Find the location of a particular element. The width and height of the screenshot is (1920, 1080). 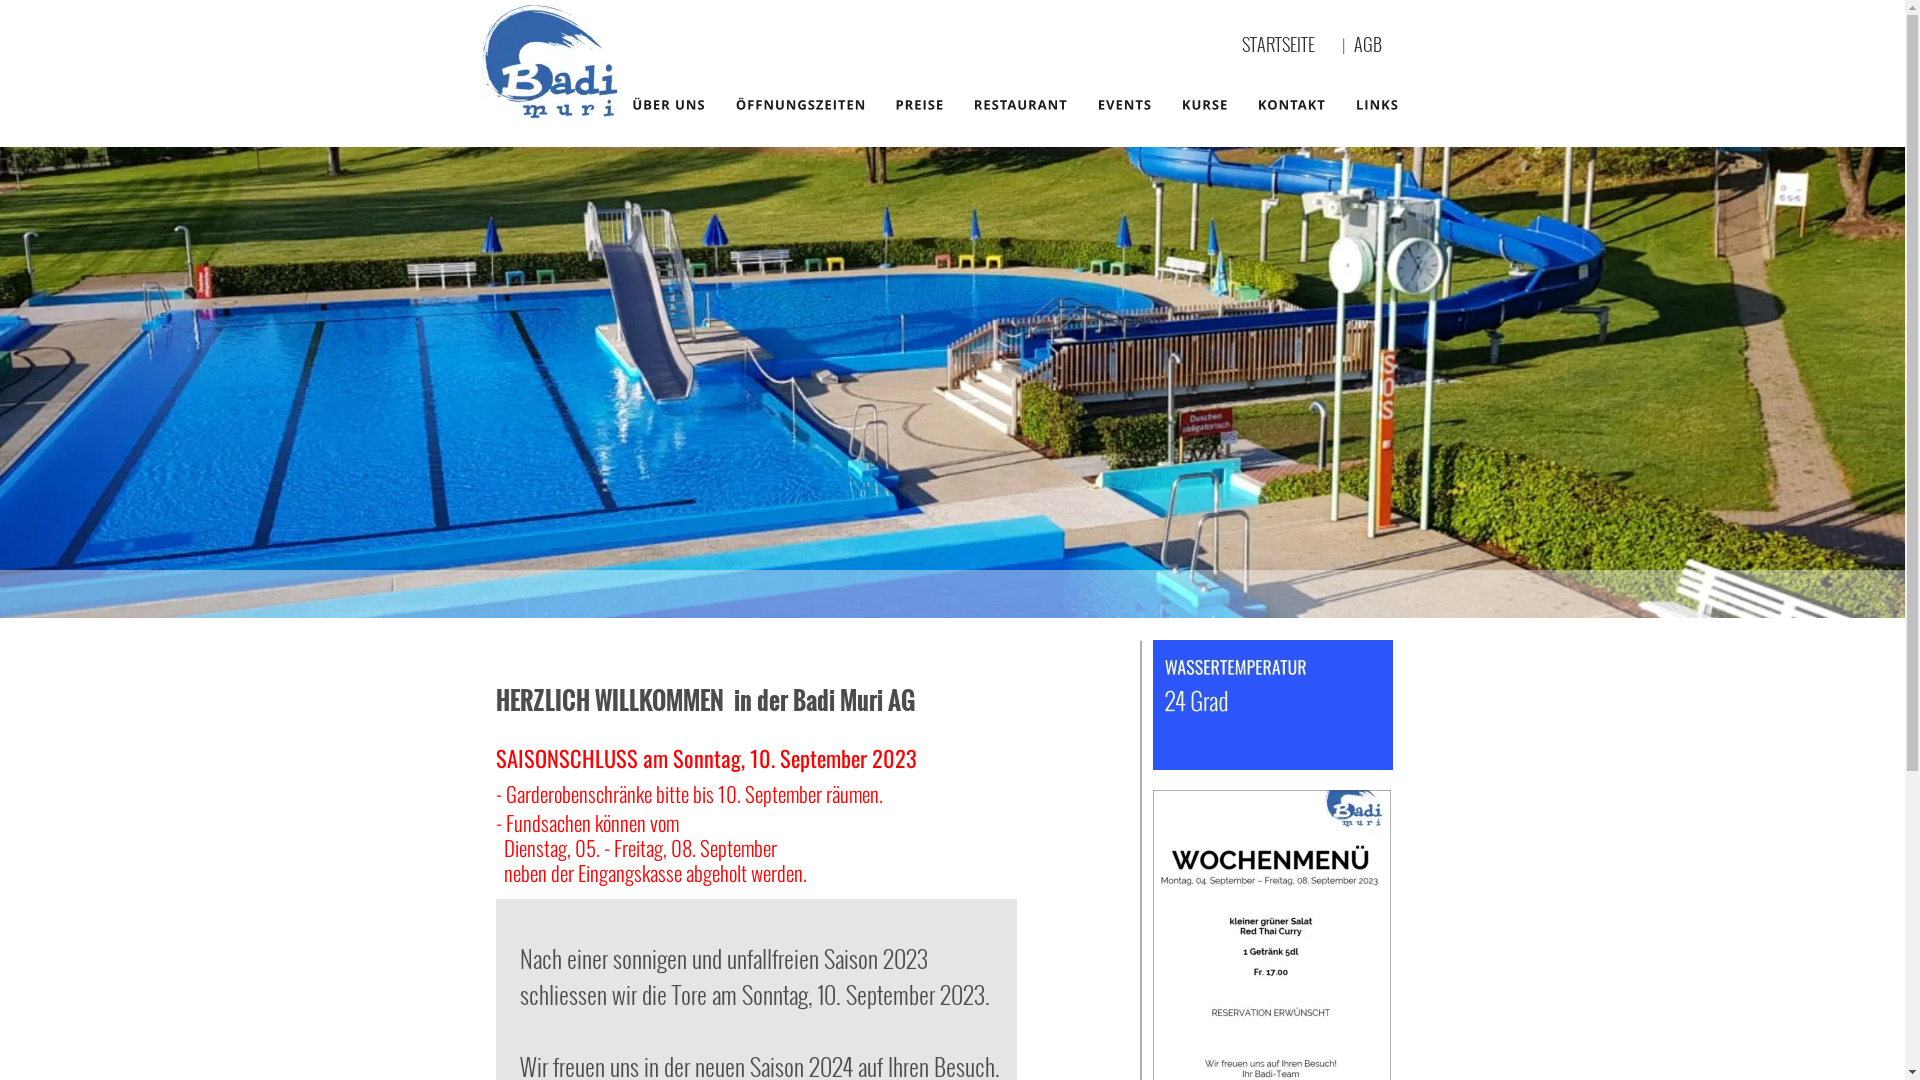

'|  ' is located at coordinates (1348, 45).